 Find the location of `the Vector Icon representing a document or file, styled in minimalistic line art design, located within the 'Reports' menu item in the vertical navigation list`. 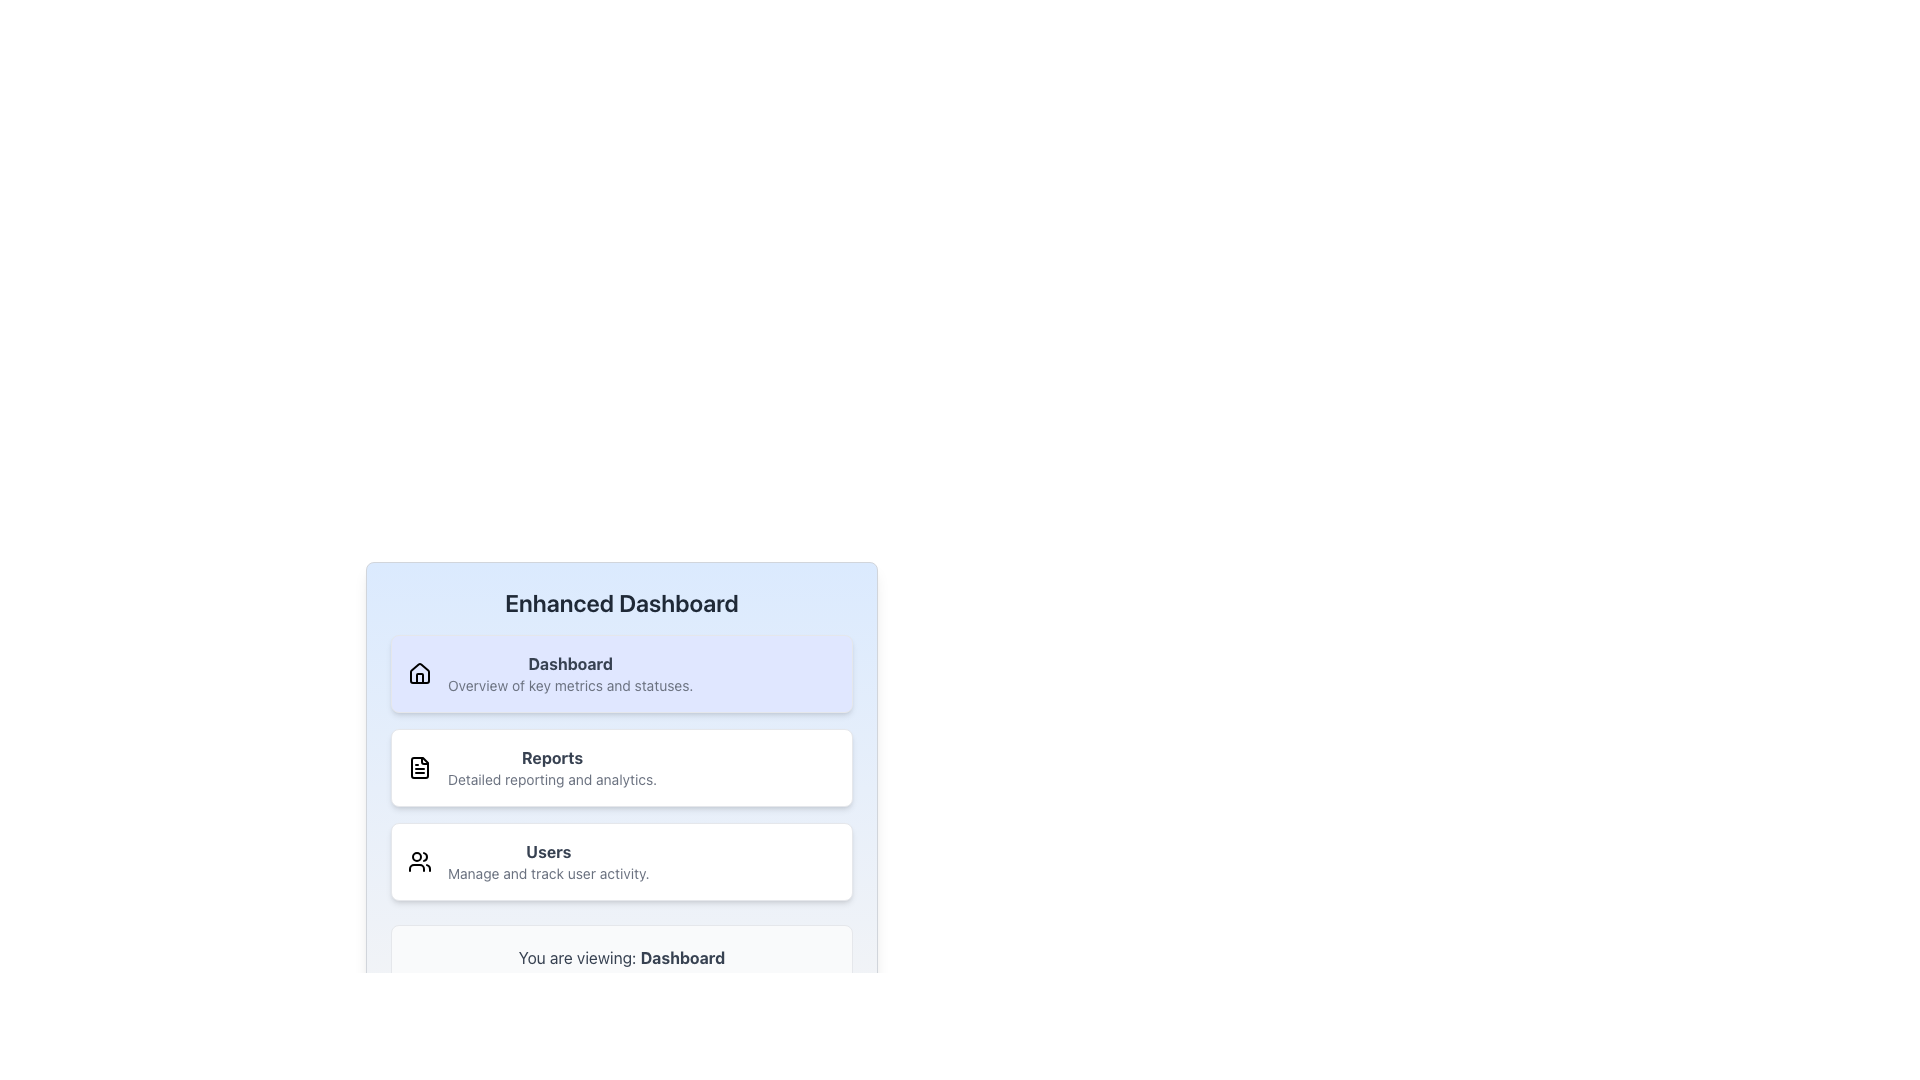

the Vector Icon representing a document or file, styled in minimalistic line art design, located within the 'Reports' menu item in the vertical navigation list is located at coordinates (419, 766).